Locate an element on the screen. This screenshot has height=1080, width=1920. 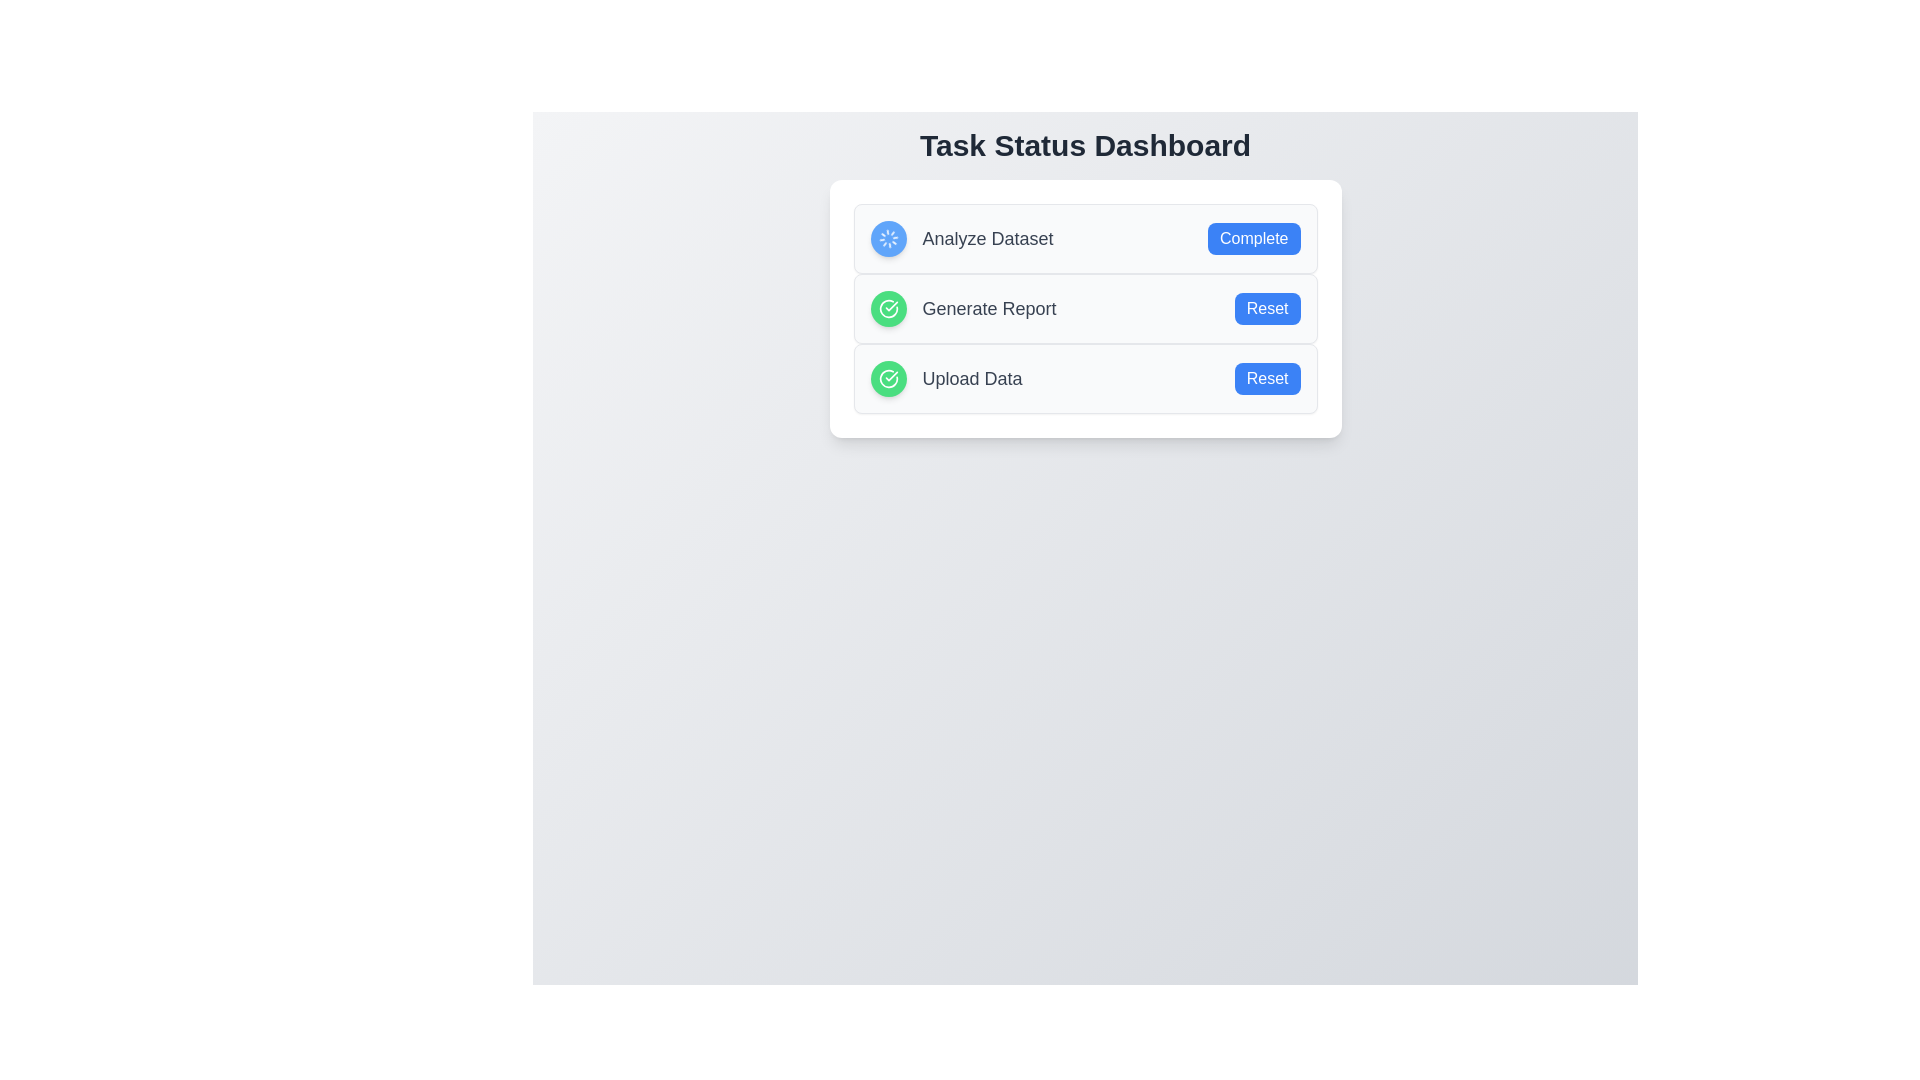
the green circular icon indicating a completed task for 'Generate Report' is located at coordinates (887, 378).